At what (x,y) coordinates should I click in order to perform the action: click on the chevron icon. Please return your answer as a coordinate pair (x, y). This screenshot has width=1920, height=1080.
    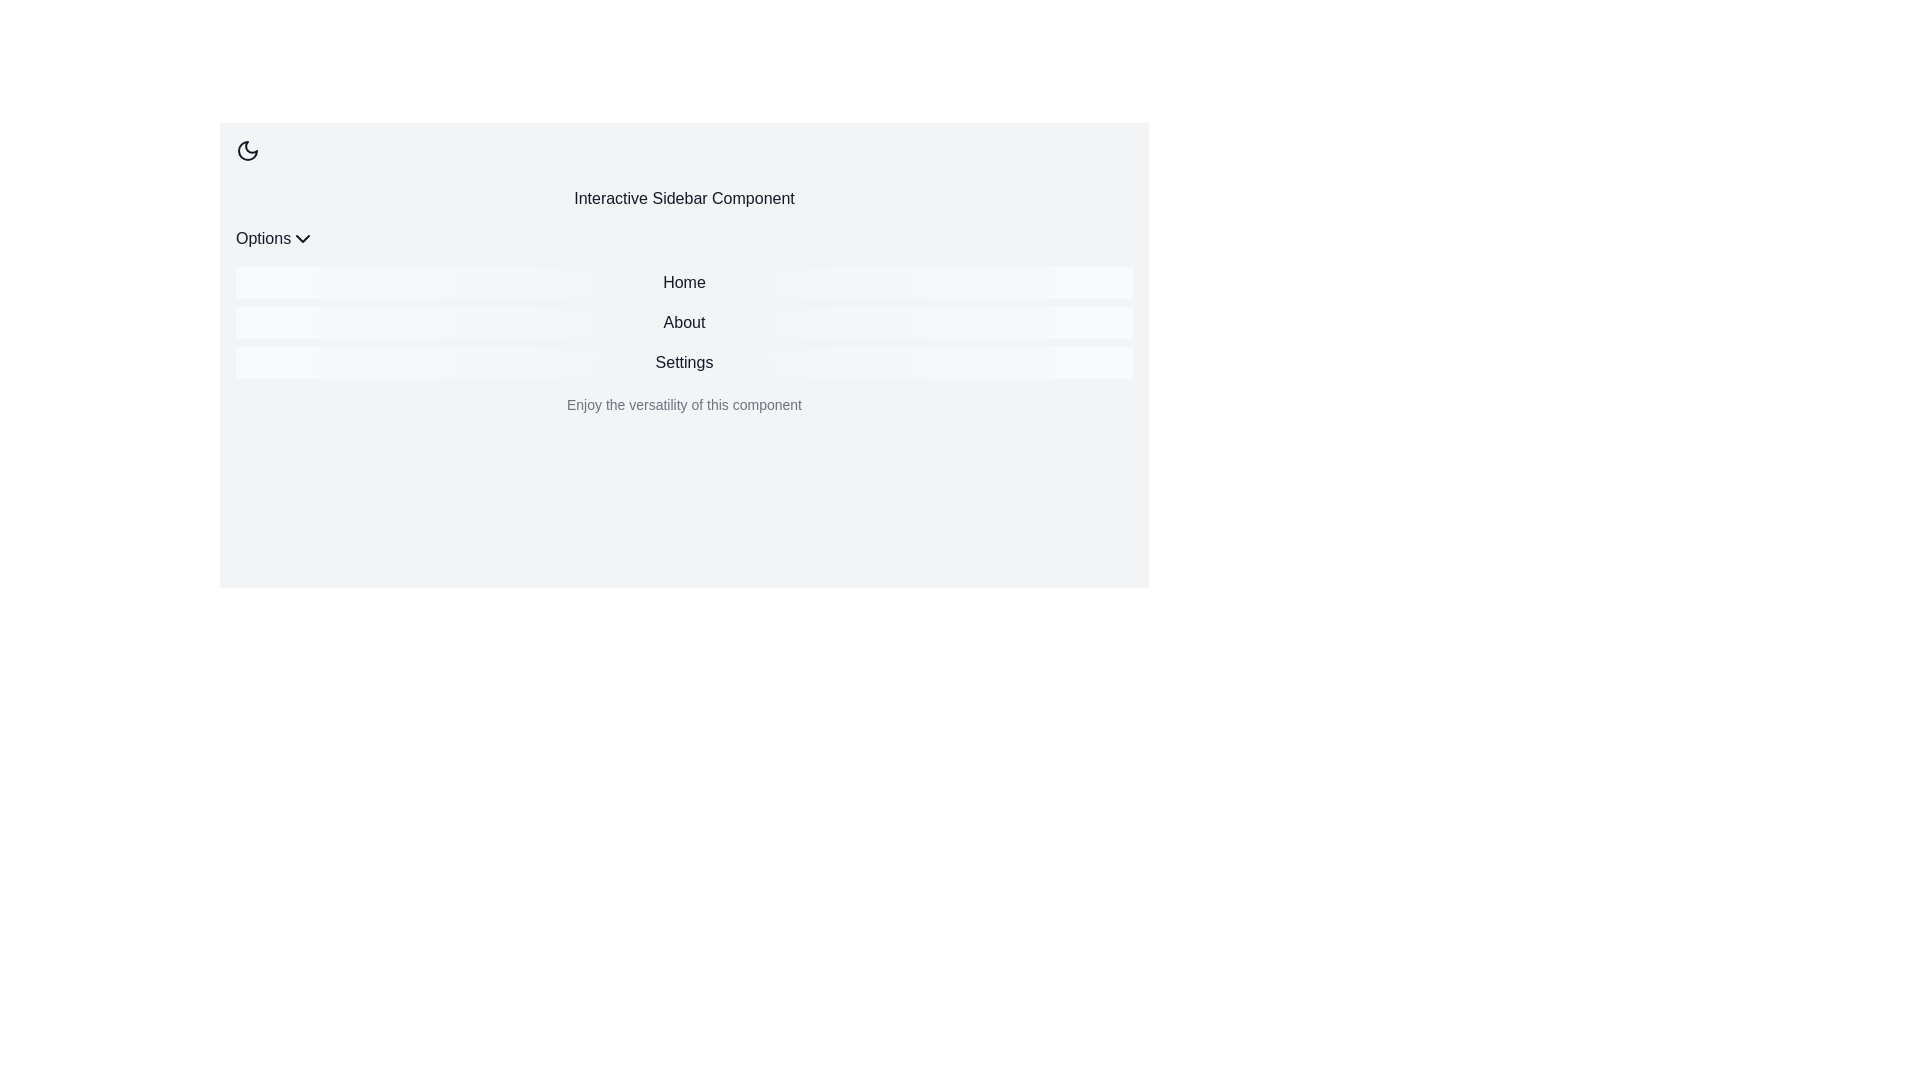
    Looking at the image, I should click on (301, 238).